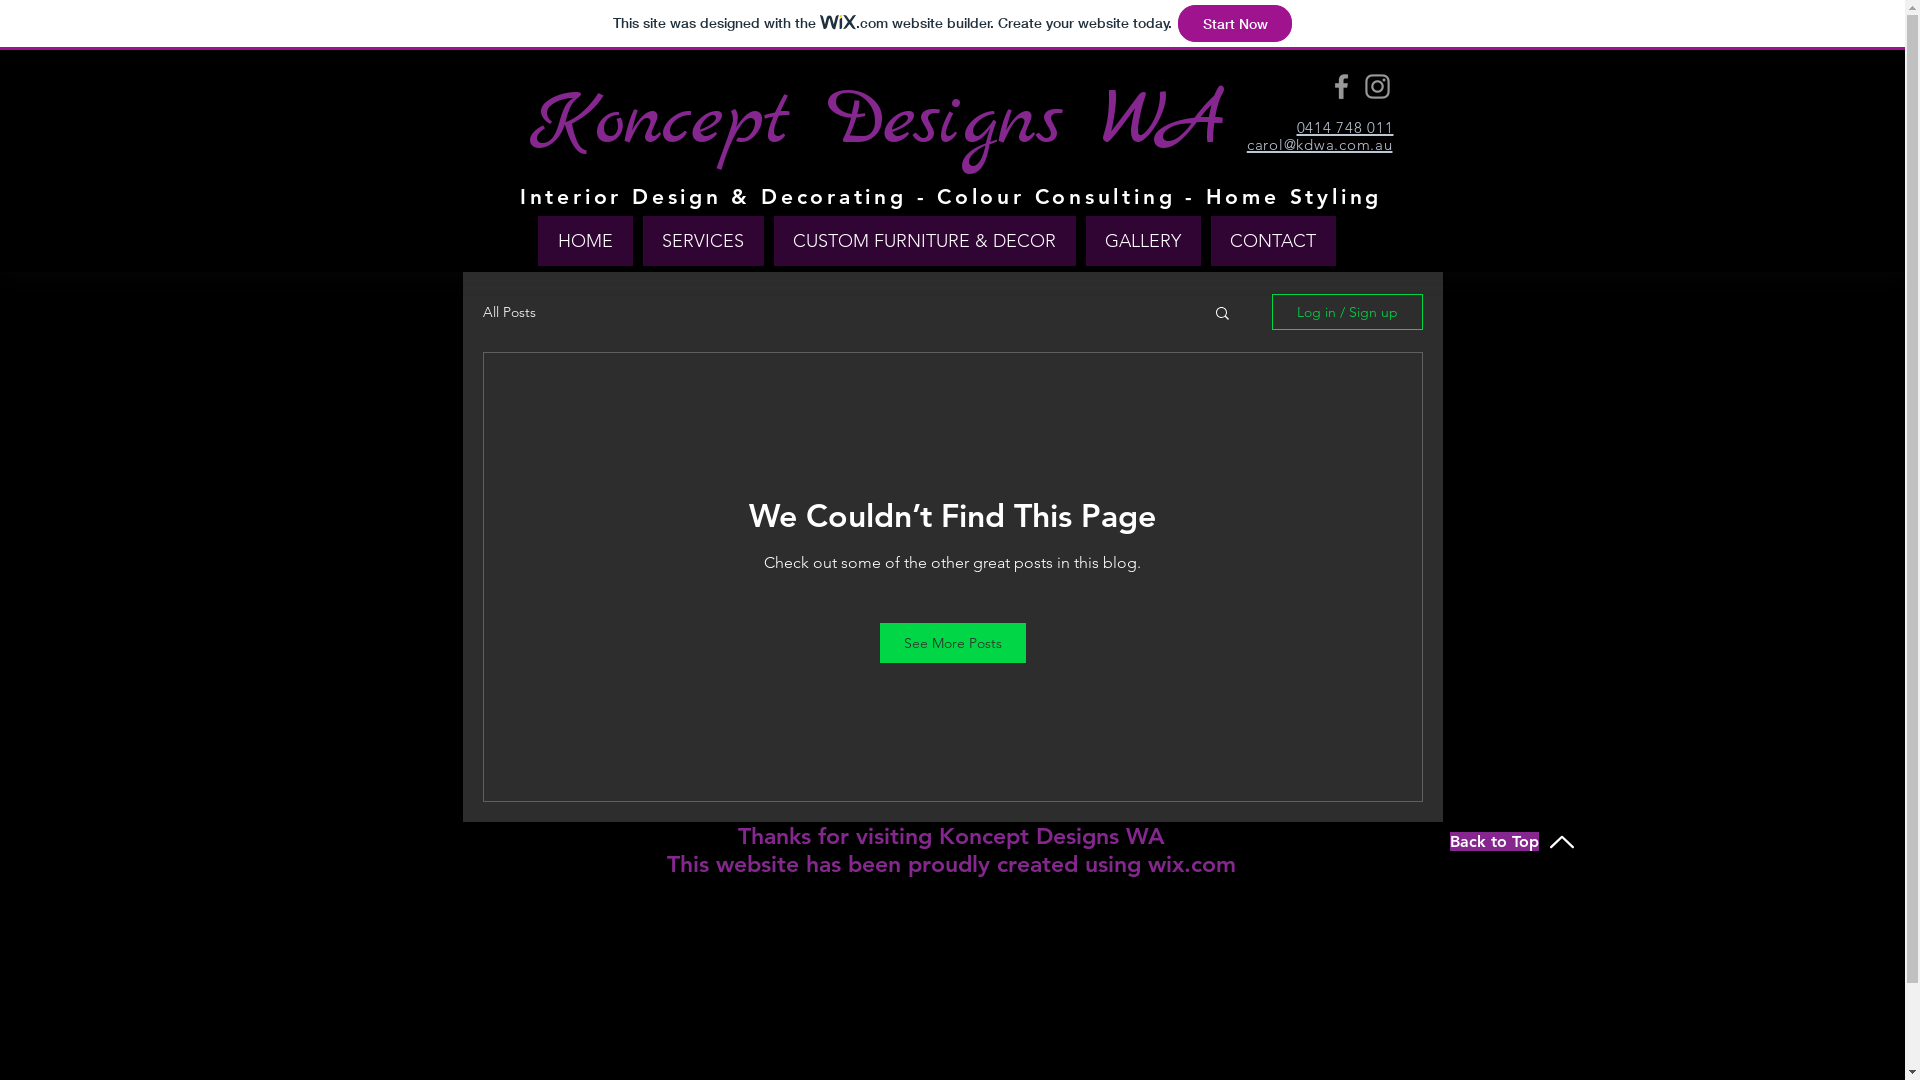 The width and height of the screenshot is (1920, 1080). Describe the element at coordinates (879, 643) in the screenshot. I see `'See More Posts'` at that location.